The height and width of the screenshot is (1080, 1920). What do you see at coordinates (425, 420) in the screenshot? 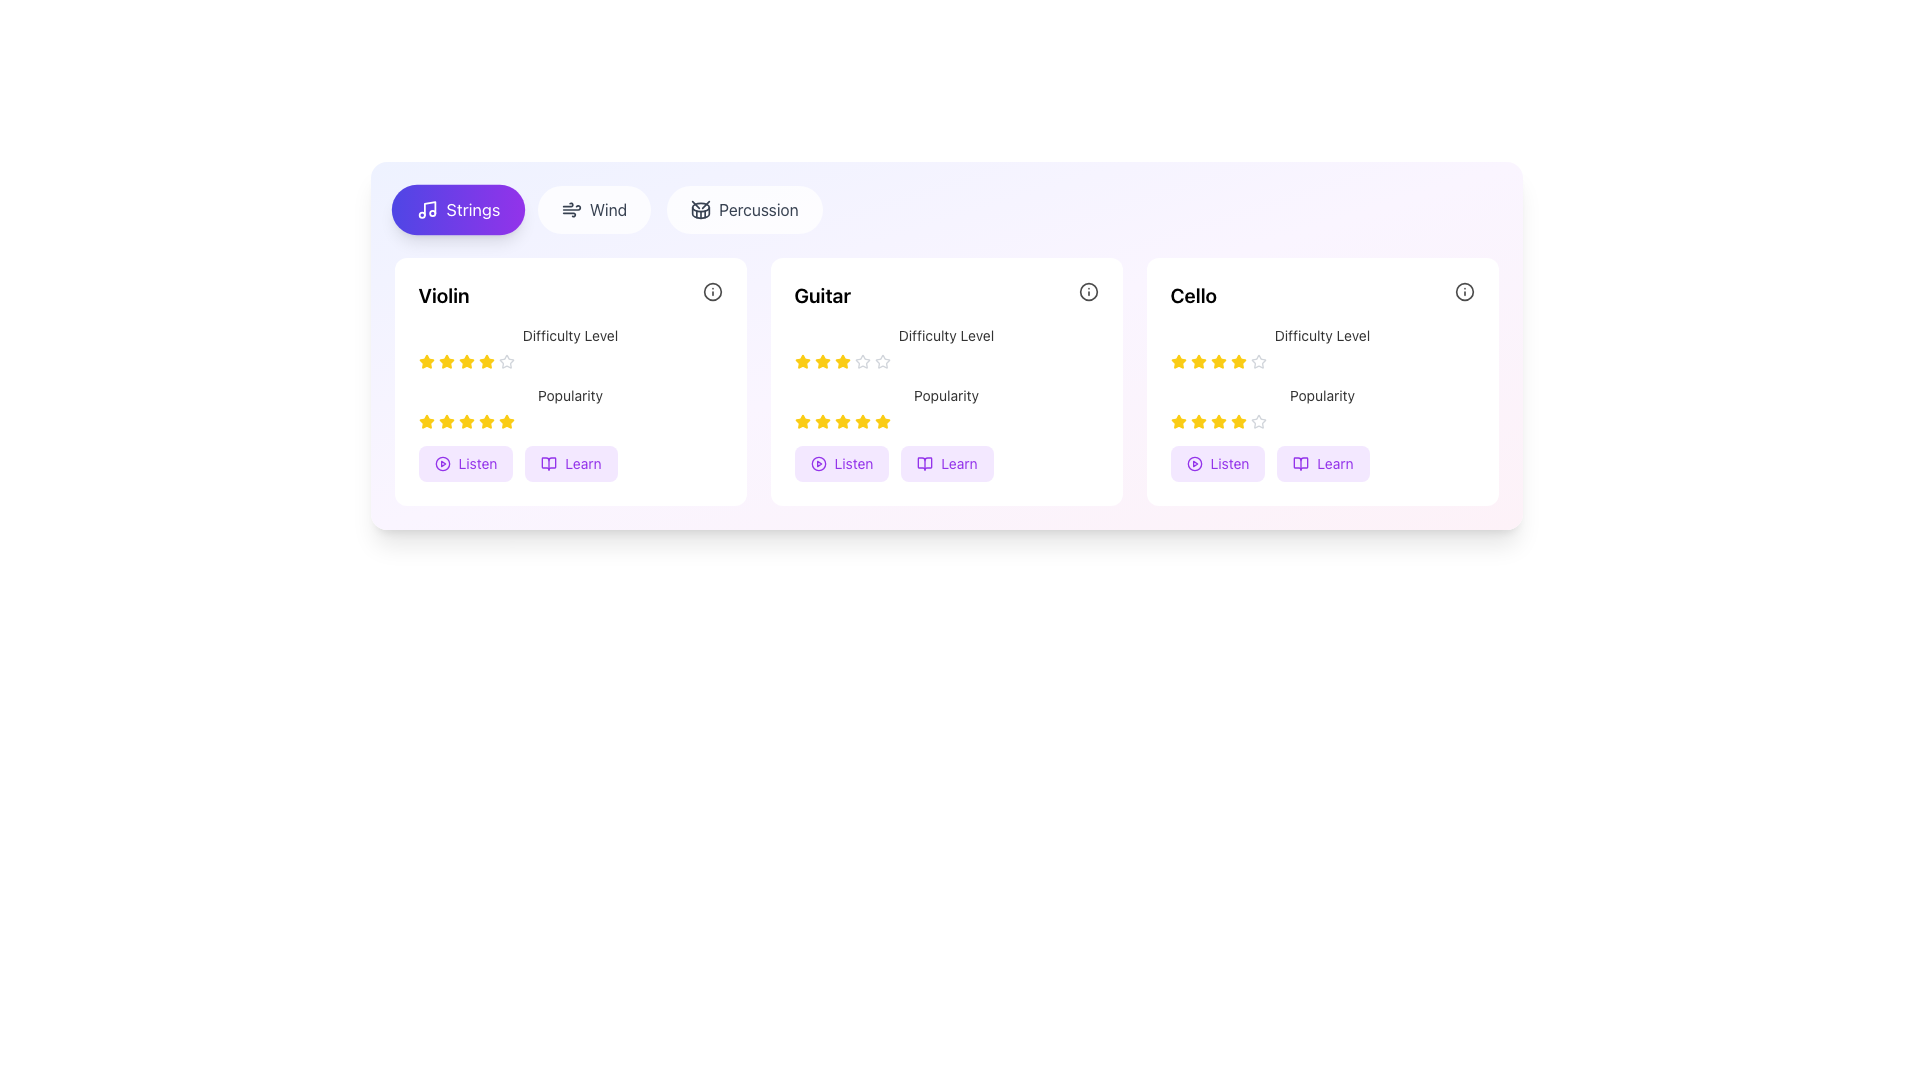
I see `the first yellow star icon representing the rating of 'Violin'` at bounding box center [425, 420].